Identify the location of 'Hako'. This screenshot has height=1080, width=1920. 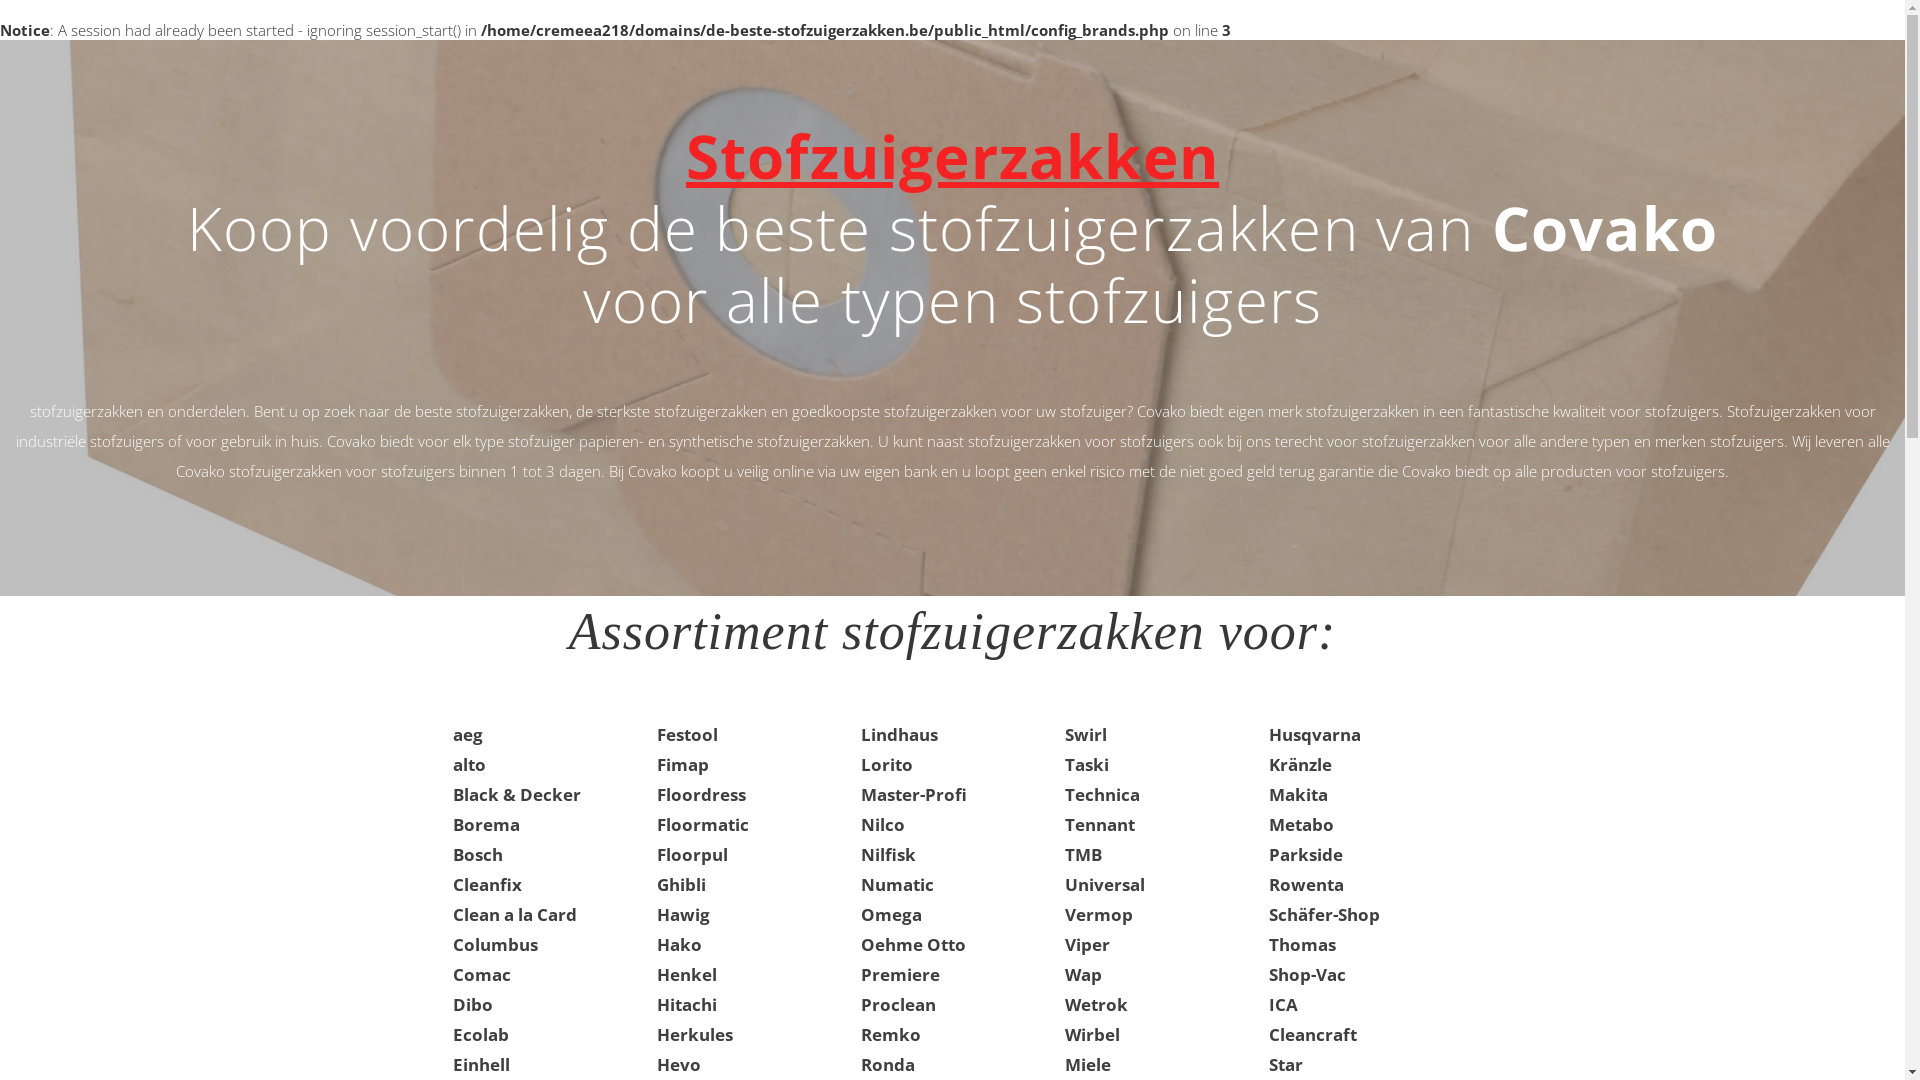
(656, 944).